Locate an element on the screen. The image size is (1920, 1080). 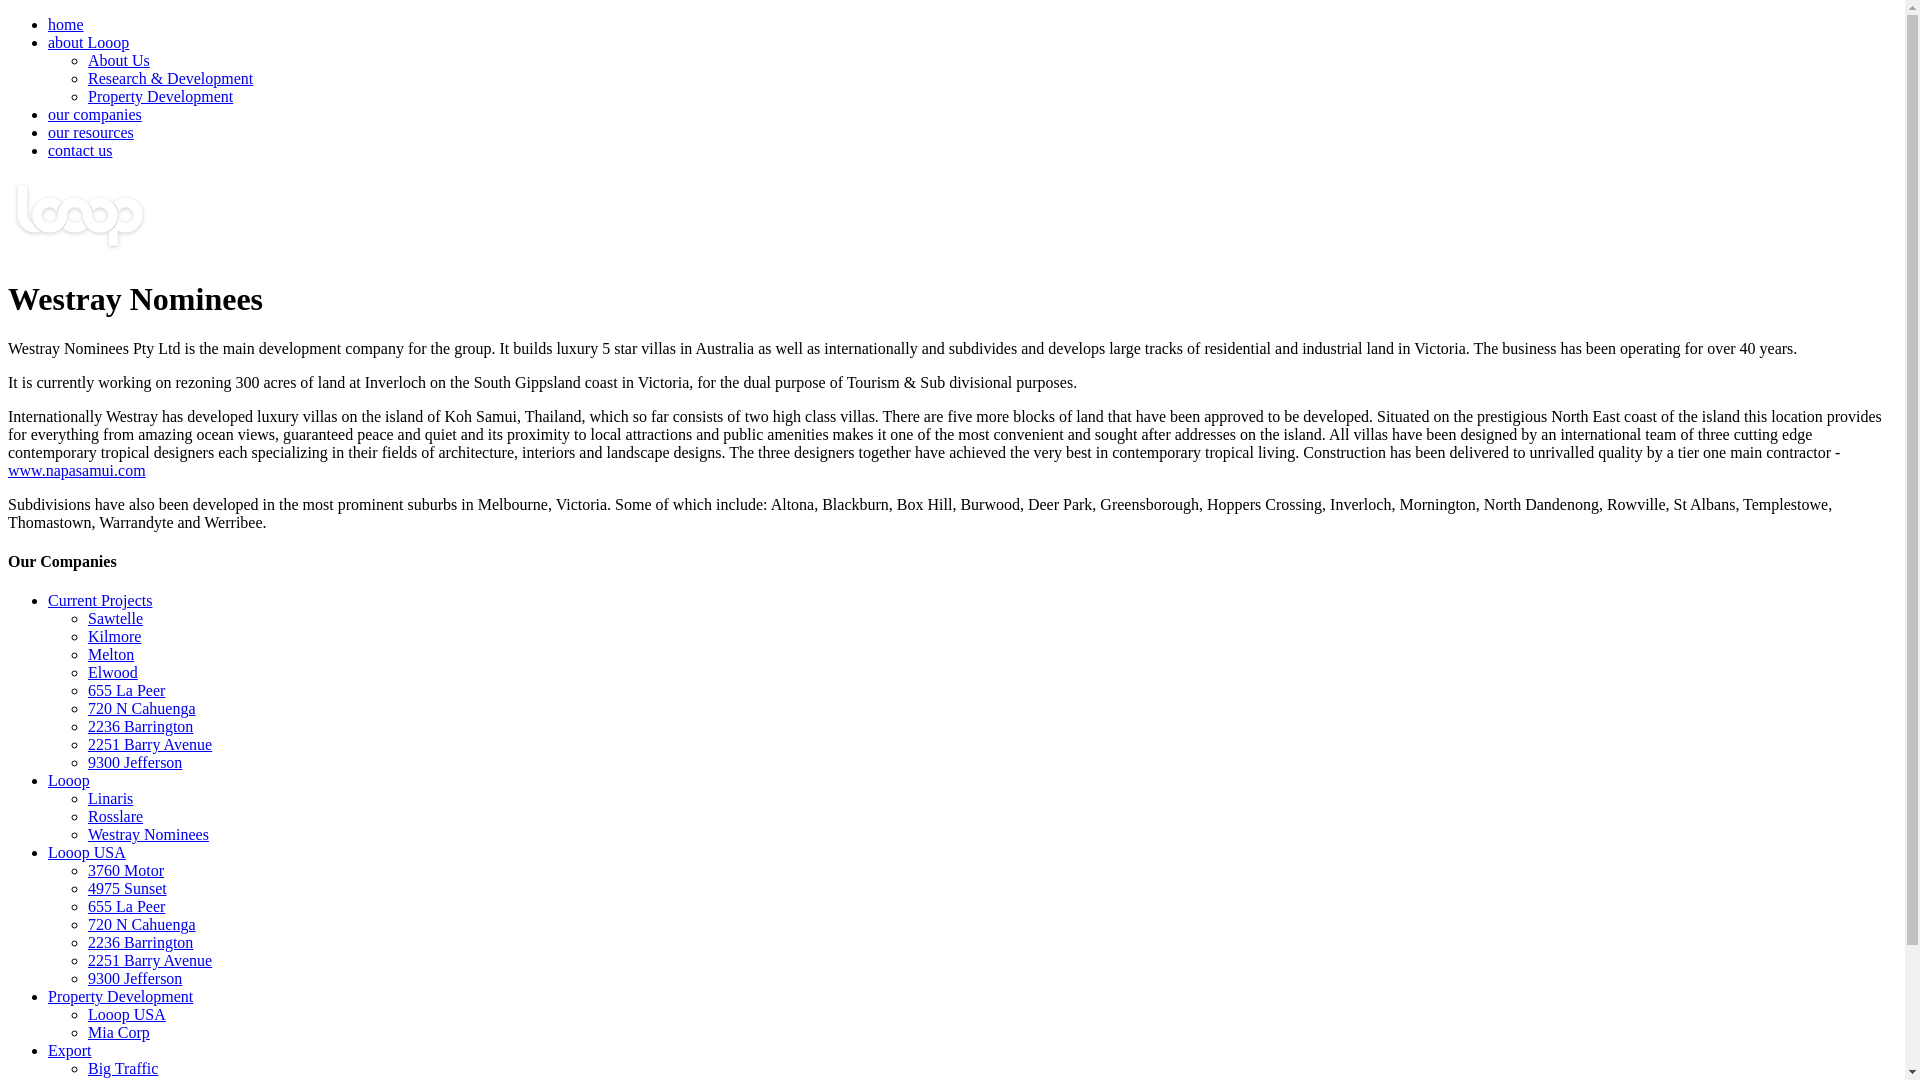
'Sawtelle' is located at coordinates (114, 617).